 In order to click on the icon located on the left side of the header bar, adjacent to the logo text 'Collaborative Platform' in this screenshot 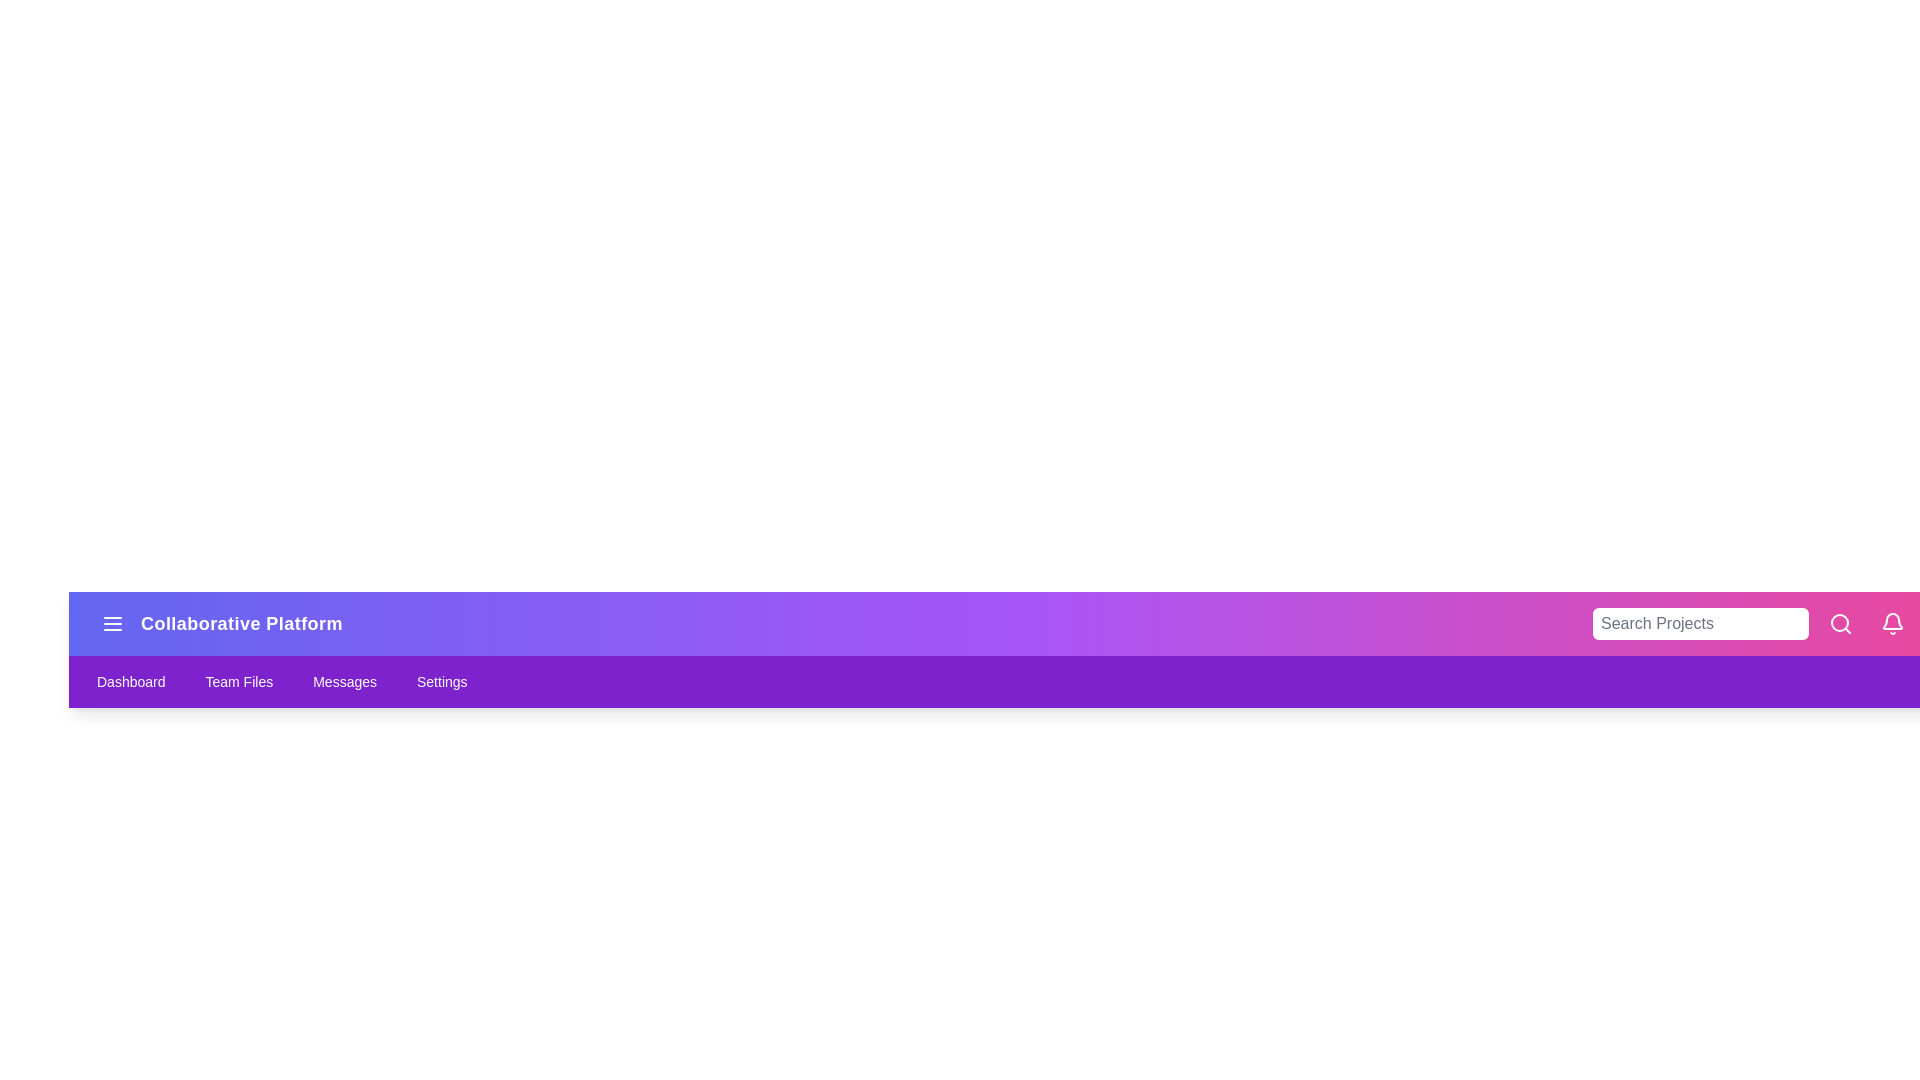, I will do `click(112, 623)`.